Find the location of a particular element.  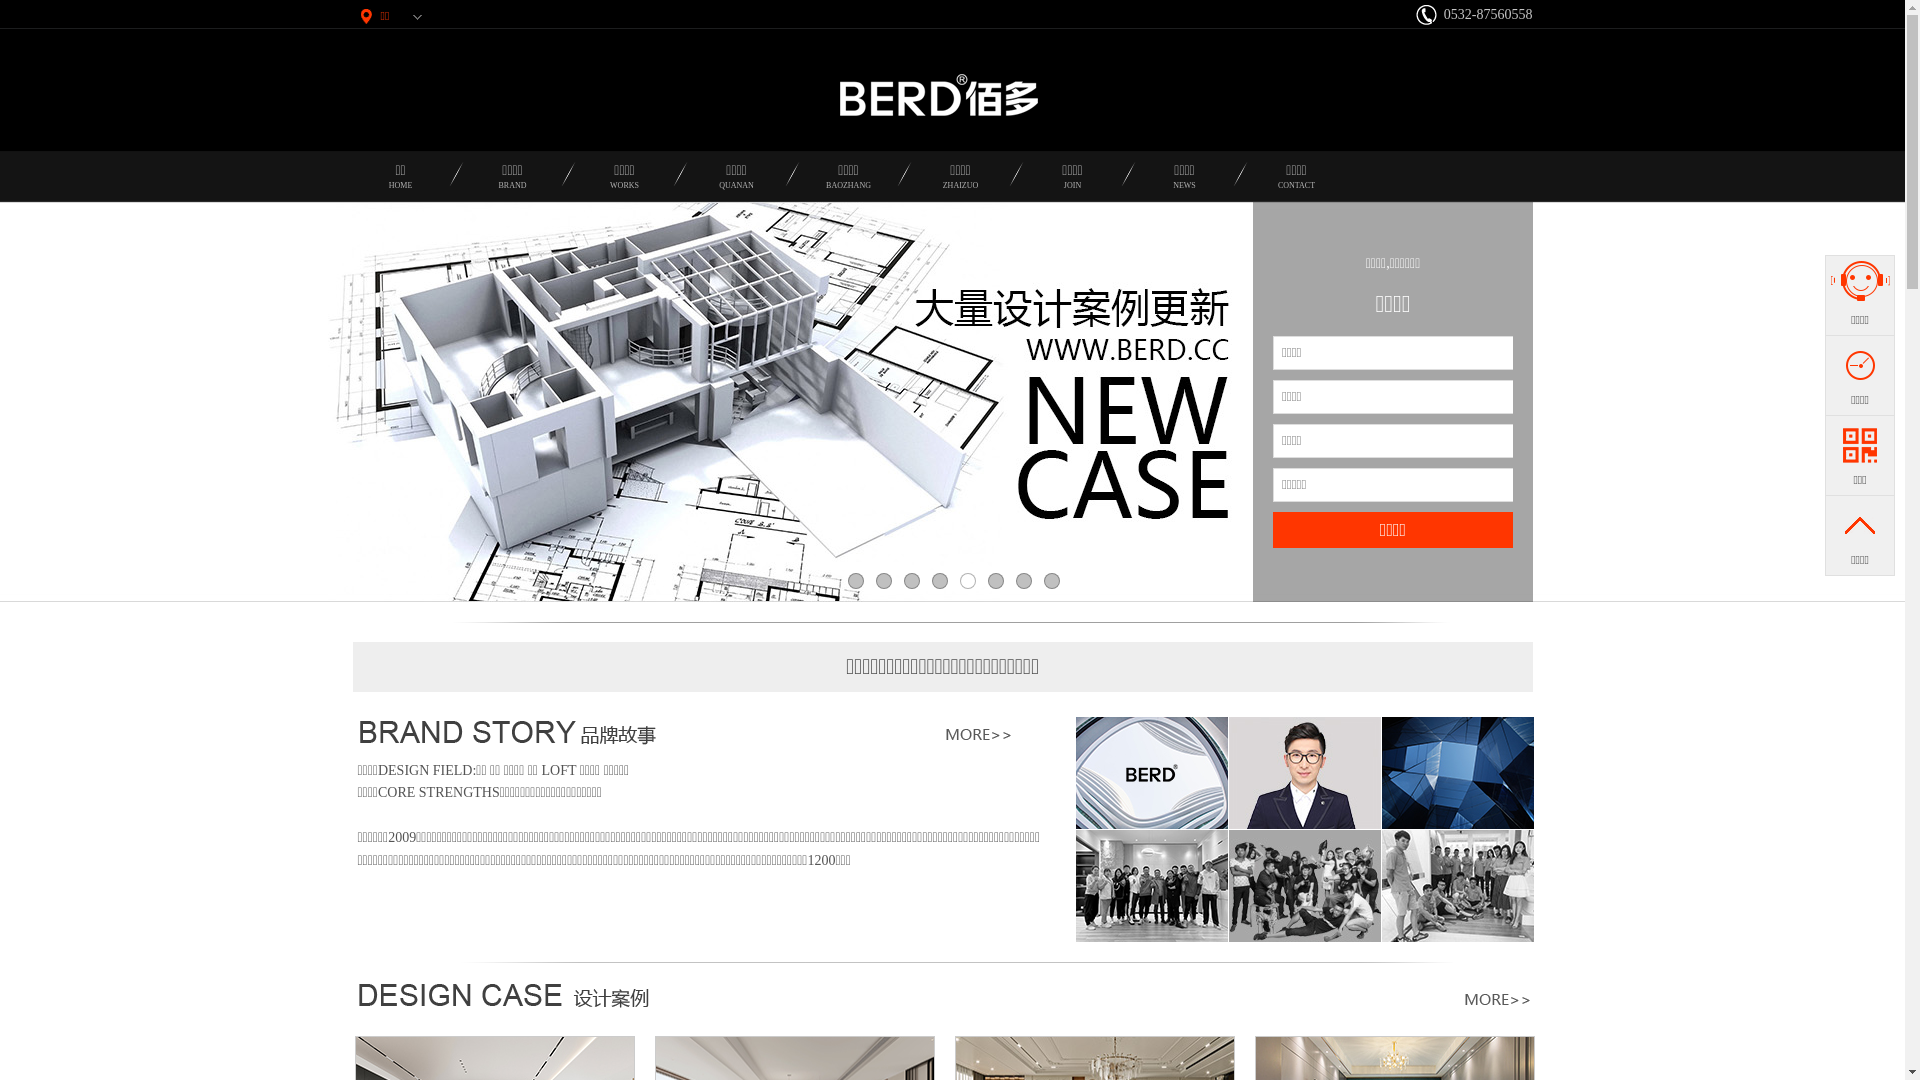

'7' is located at coordinates (1023, 581).